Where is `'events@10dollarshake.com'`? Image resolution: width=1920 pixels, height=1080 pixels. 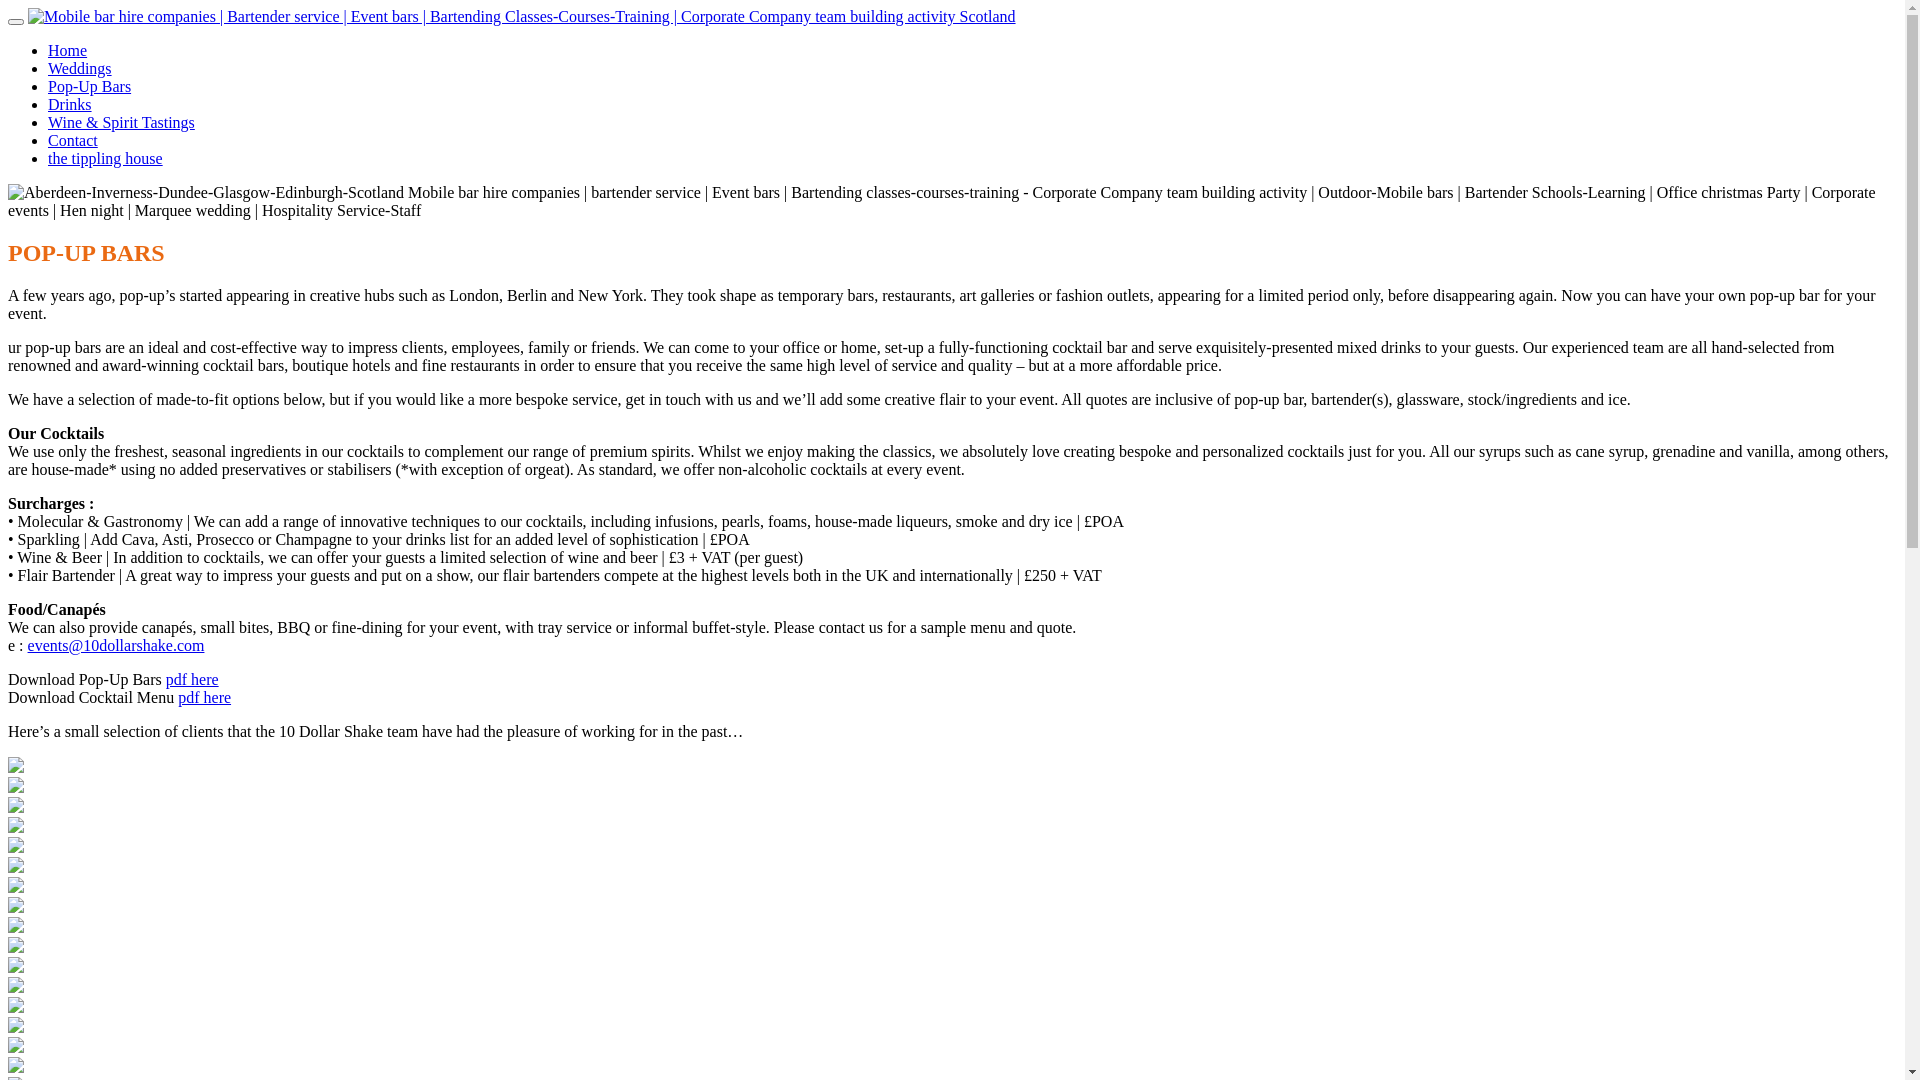
'events@10dollarshake.com' is located at coordinates (115, 645).